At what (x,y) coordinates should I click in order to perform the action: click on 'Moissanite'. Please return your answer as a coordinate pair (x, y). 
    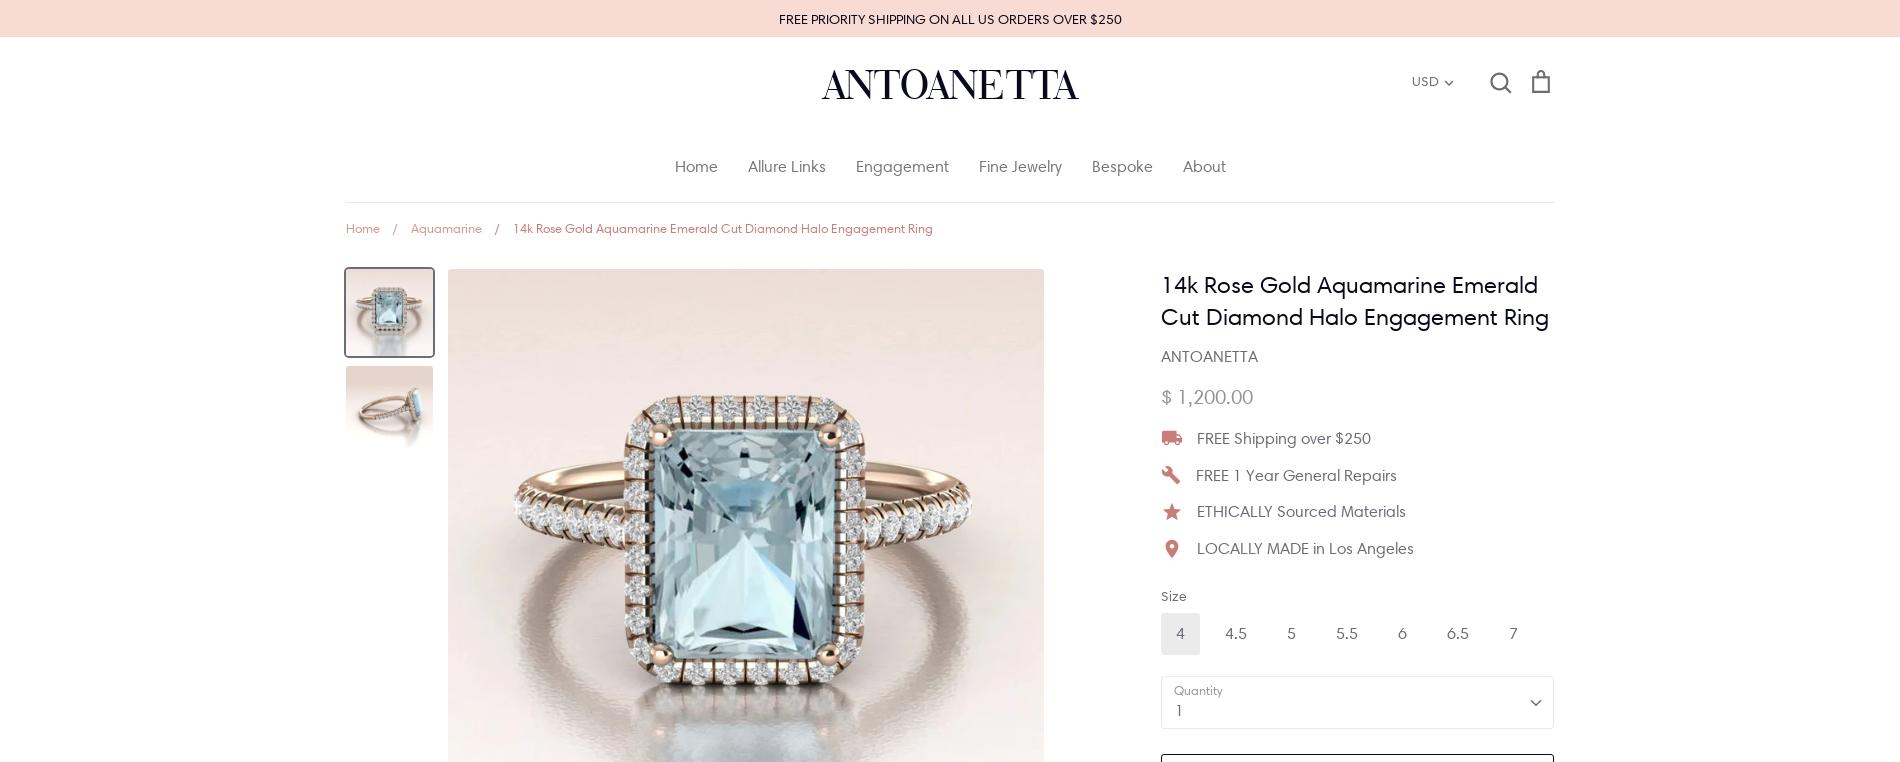
    Looking at the image, I should click on (1137, 316).